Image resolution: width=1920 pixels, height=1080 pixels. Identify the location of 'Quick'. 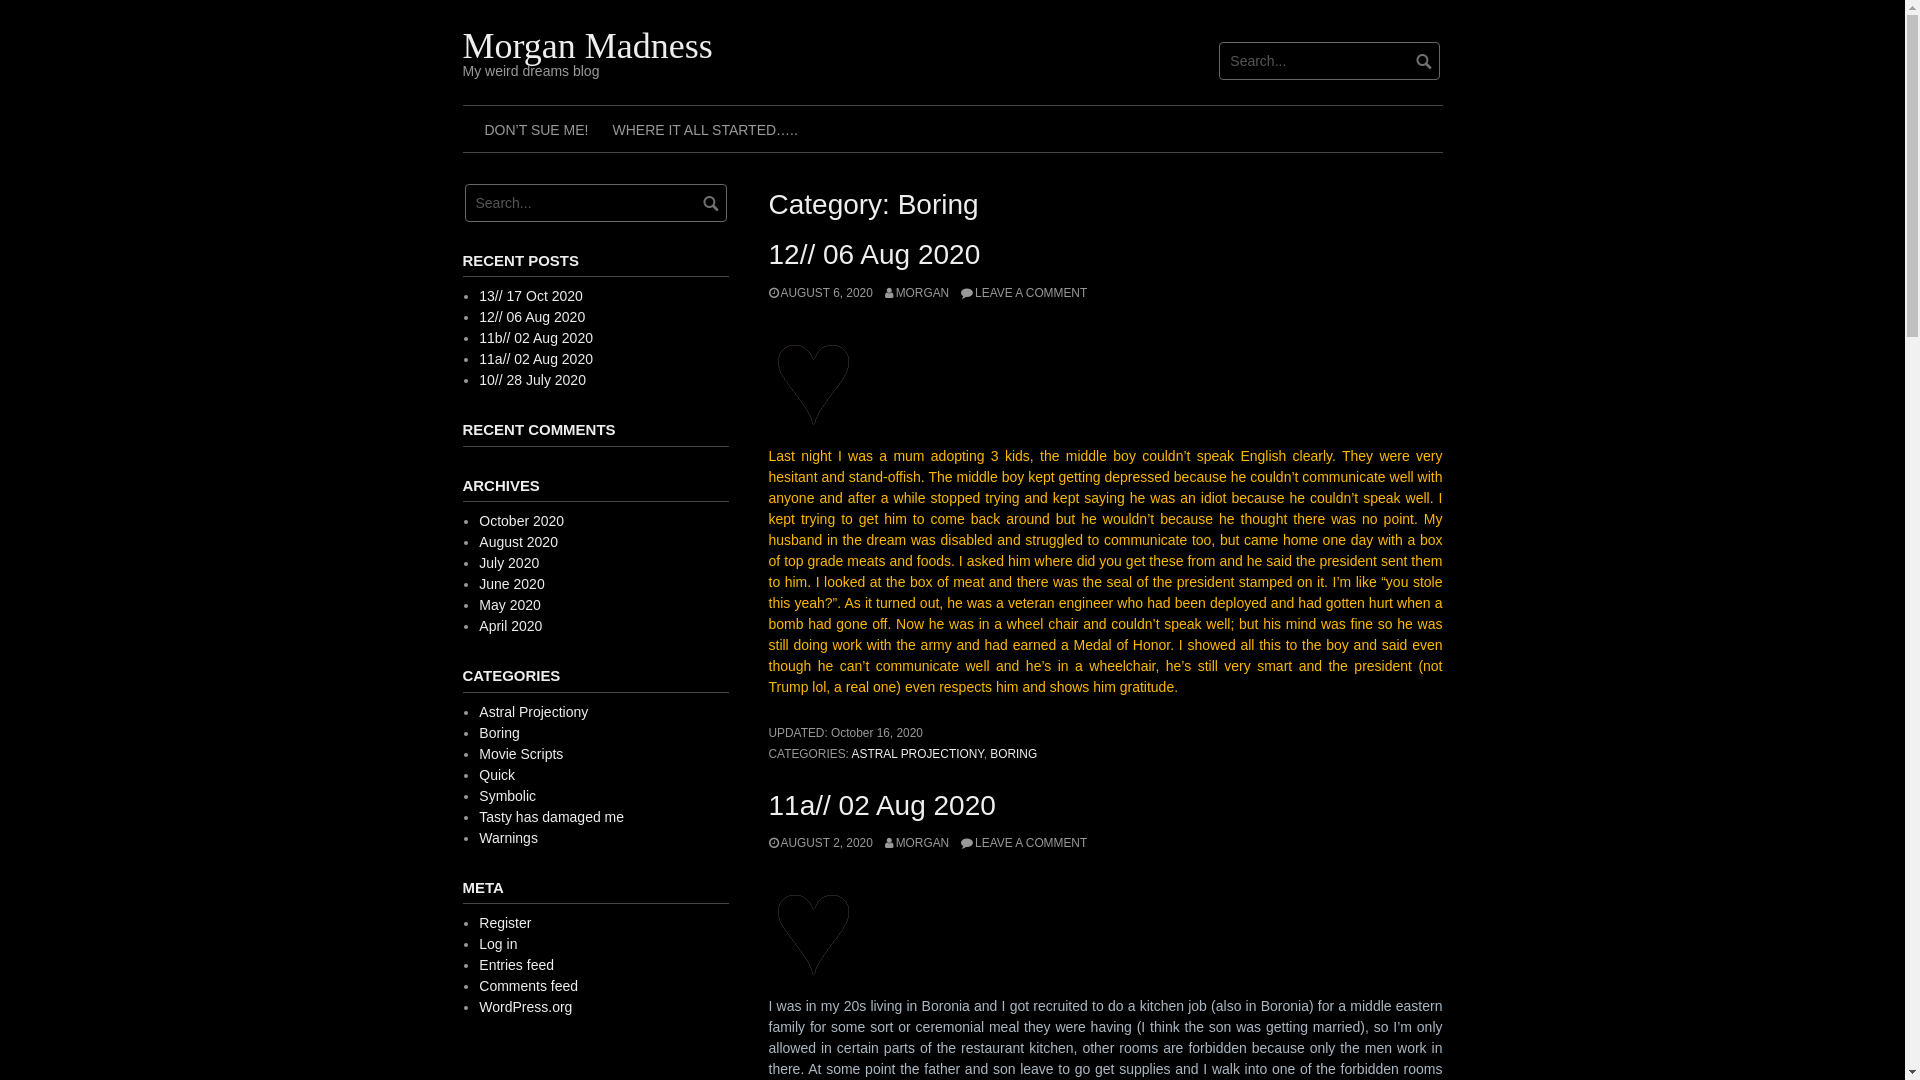
(497, 774).